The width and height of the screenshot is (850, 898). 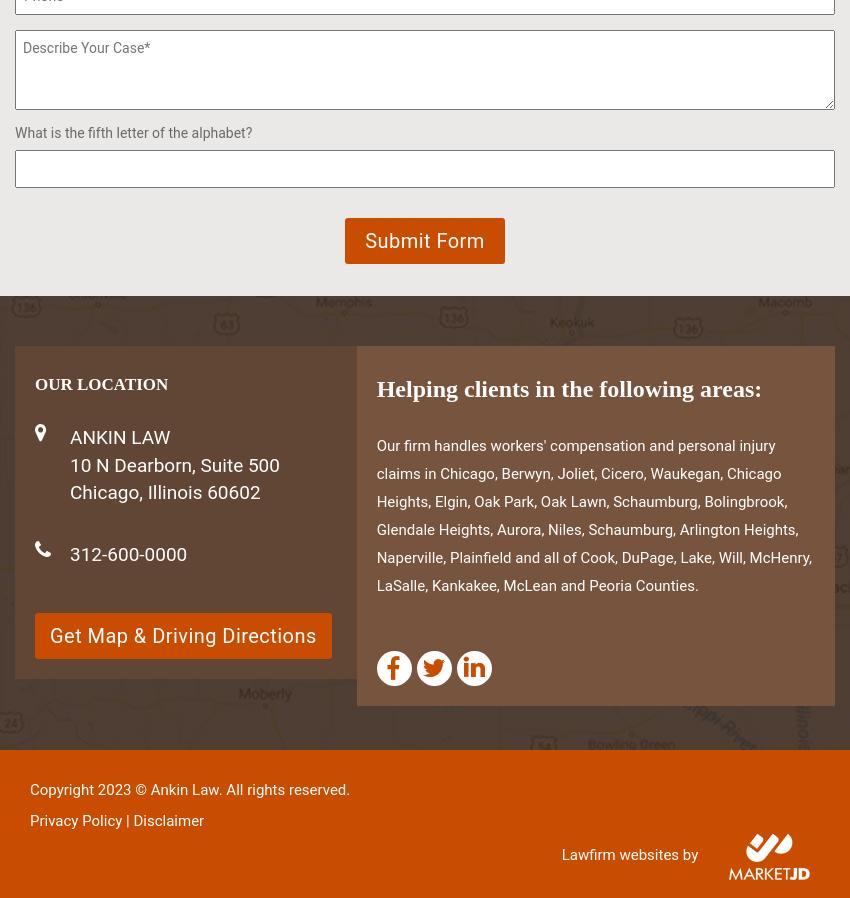 I want to click on 'Helping clients in the following areas:', so click(x=568, y=388).